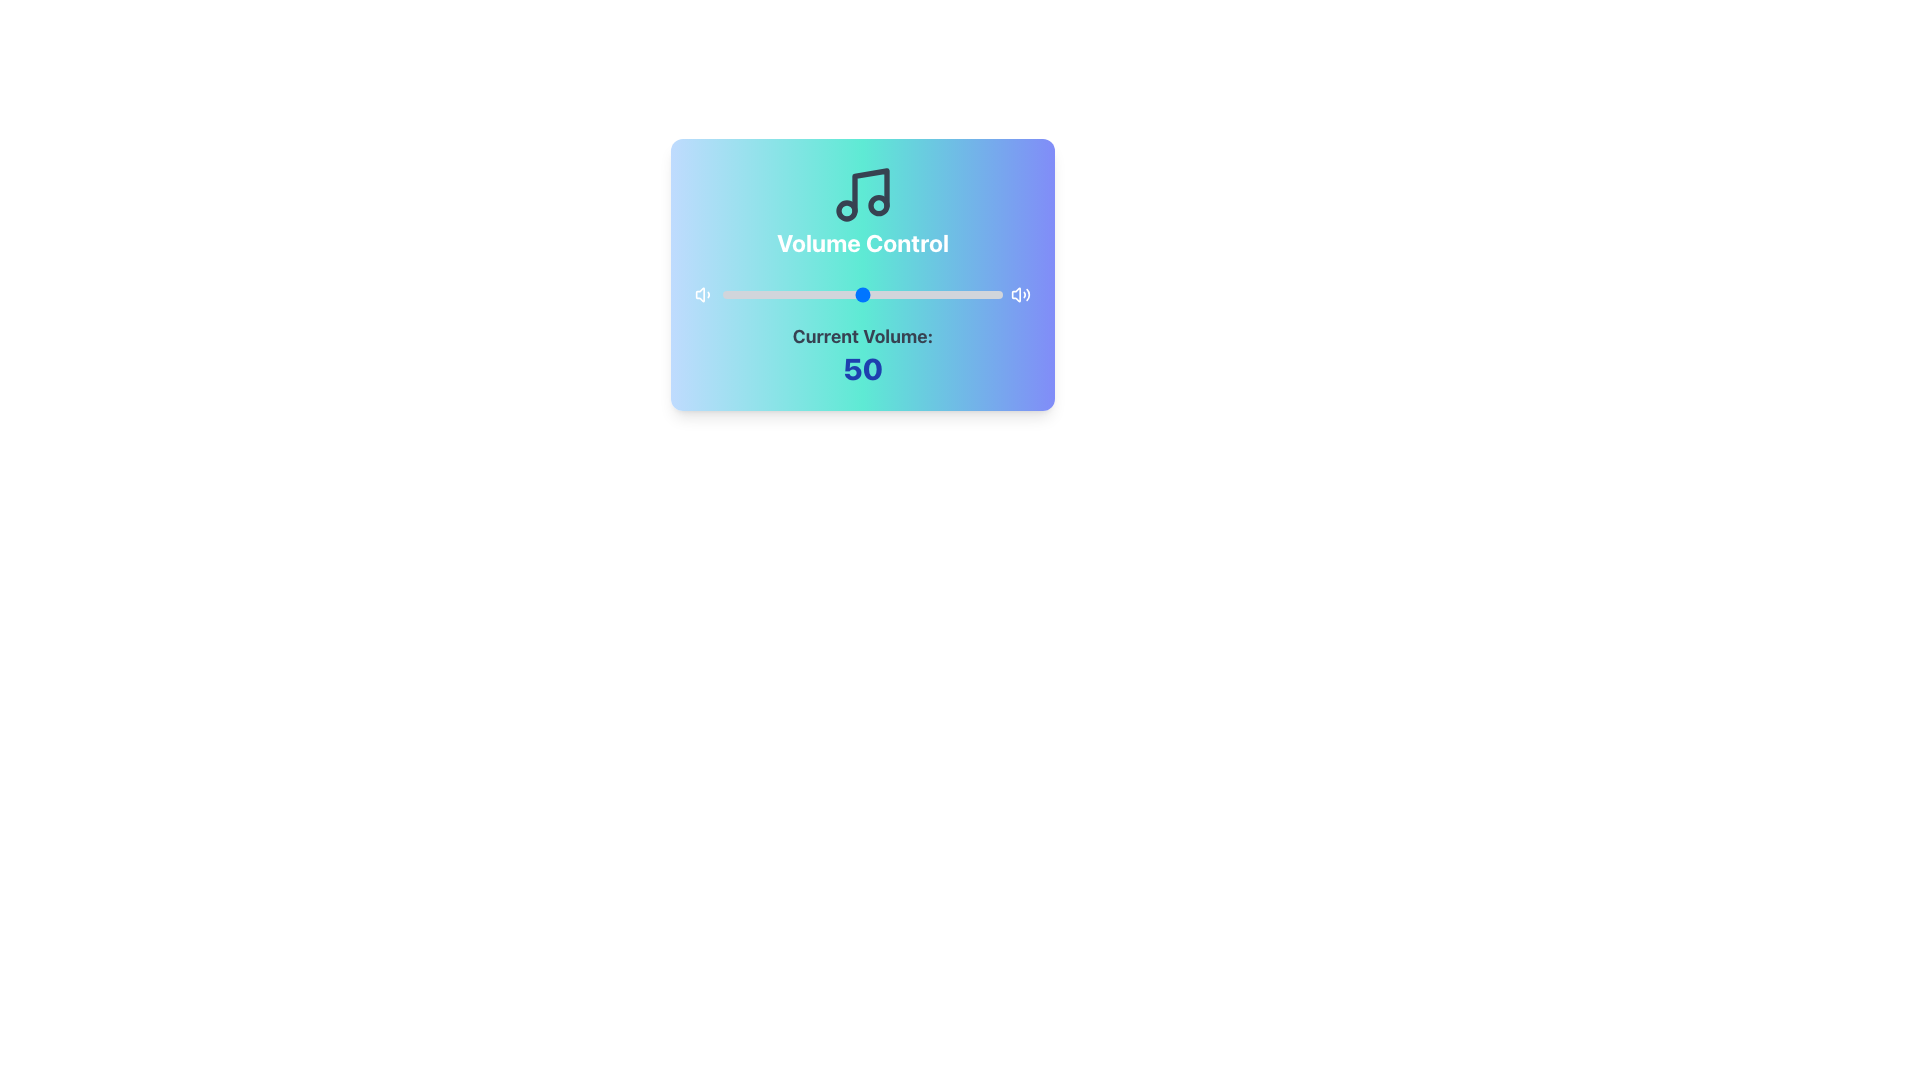 This screenshot has height=1080, width=1920. What do you see at coordinates (1021, 294) in the screenshot?
I see `the two-wave speaker volume icon located at the far-right end of the volume control interface within the blue and gradient-themed UI card` at bounding box center [1021, 294].